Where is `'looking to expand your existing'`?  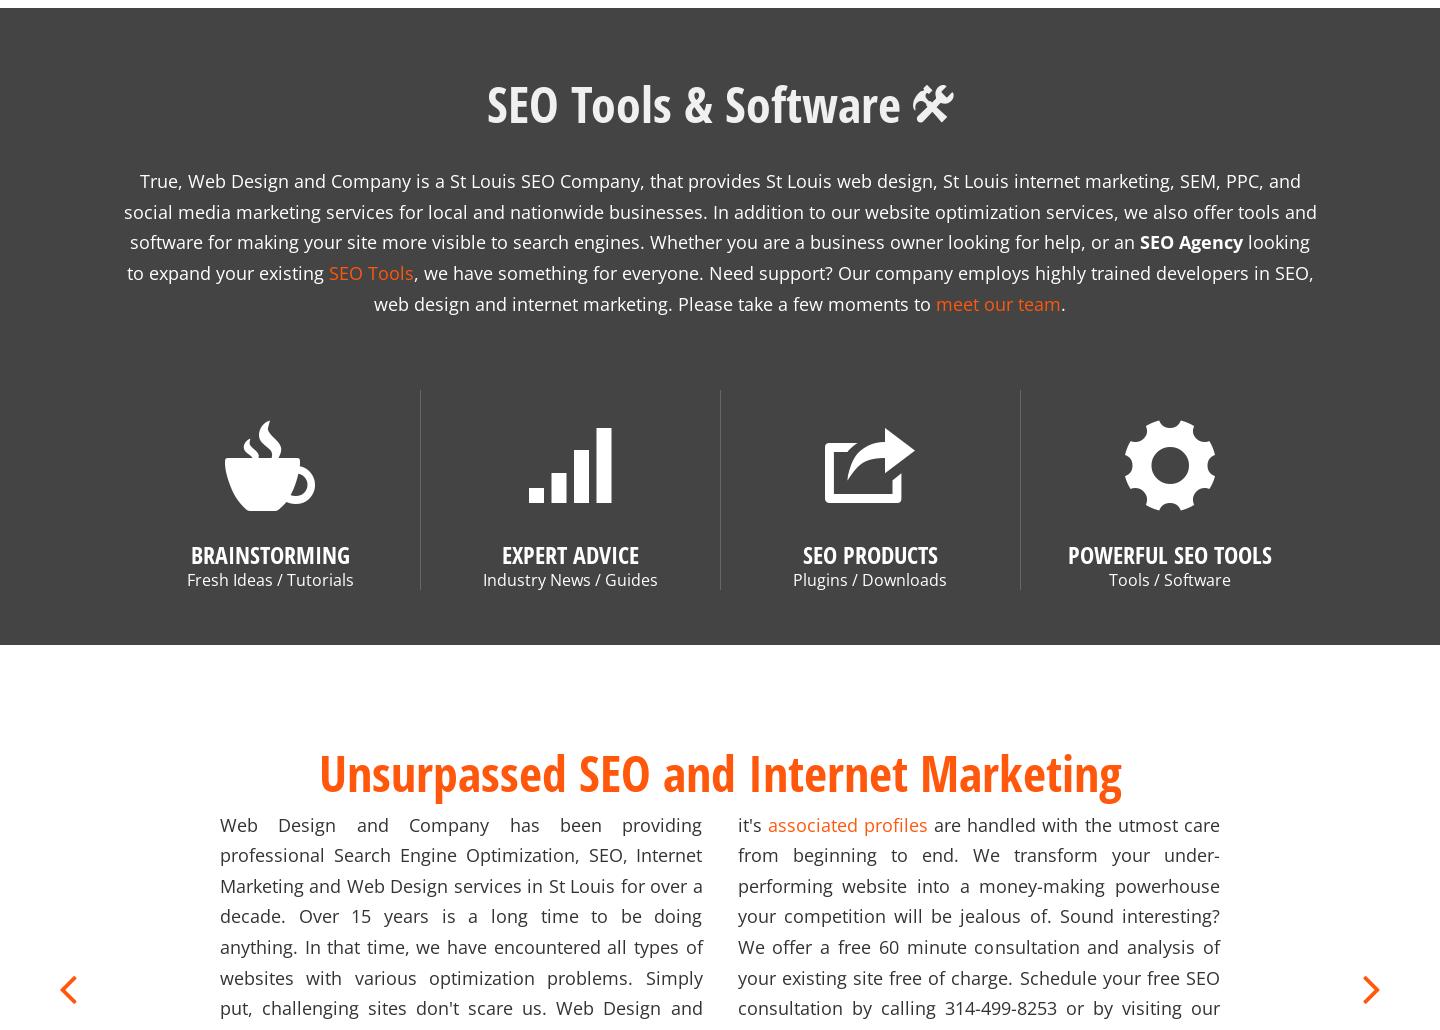 'looking to expand your existing' is located at coordinates (717, 232).